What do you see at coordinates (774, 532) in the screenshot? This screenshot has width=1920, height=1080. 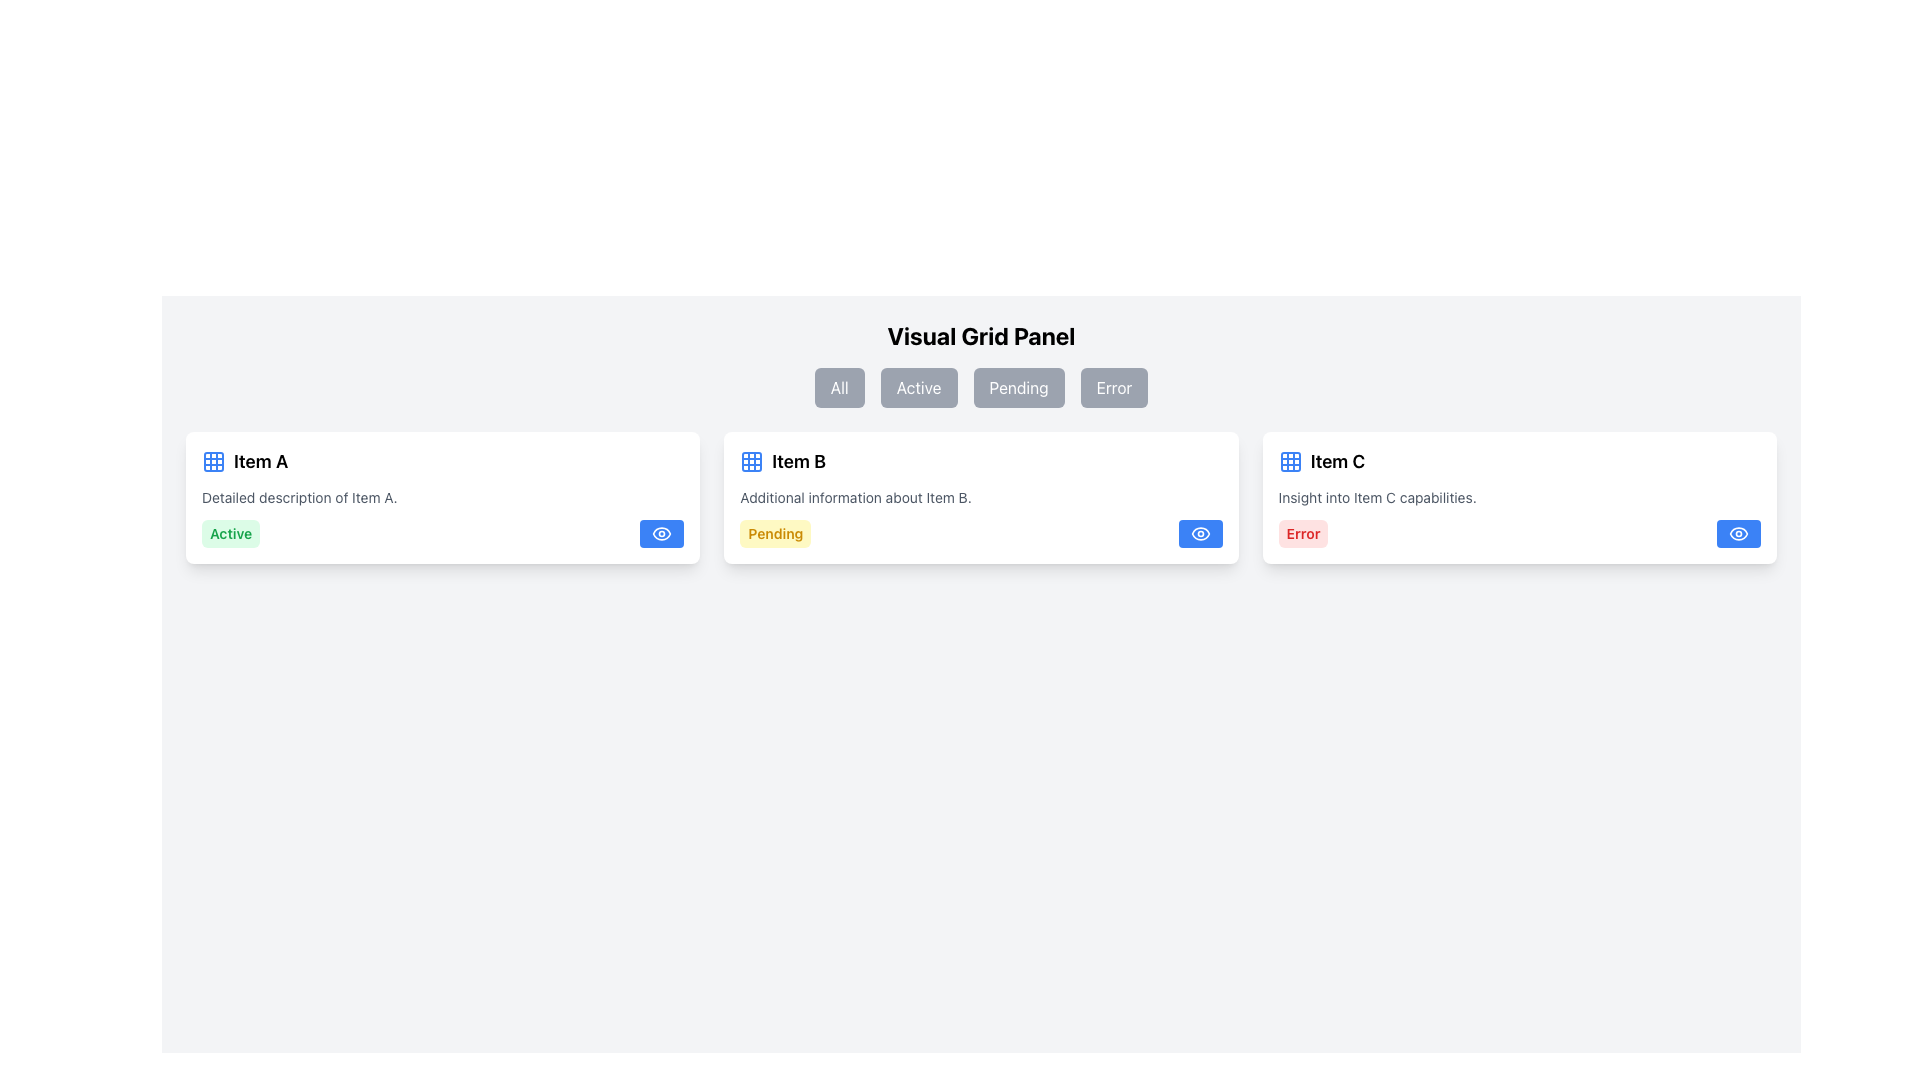 I see `the 'Pending' badge which is a rectangular element with rounded corners, located in the second card labeled 'Item B'` at bounding box center [774, 532].